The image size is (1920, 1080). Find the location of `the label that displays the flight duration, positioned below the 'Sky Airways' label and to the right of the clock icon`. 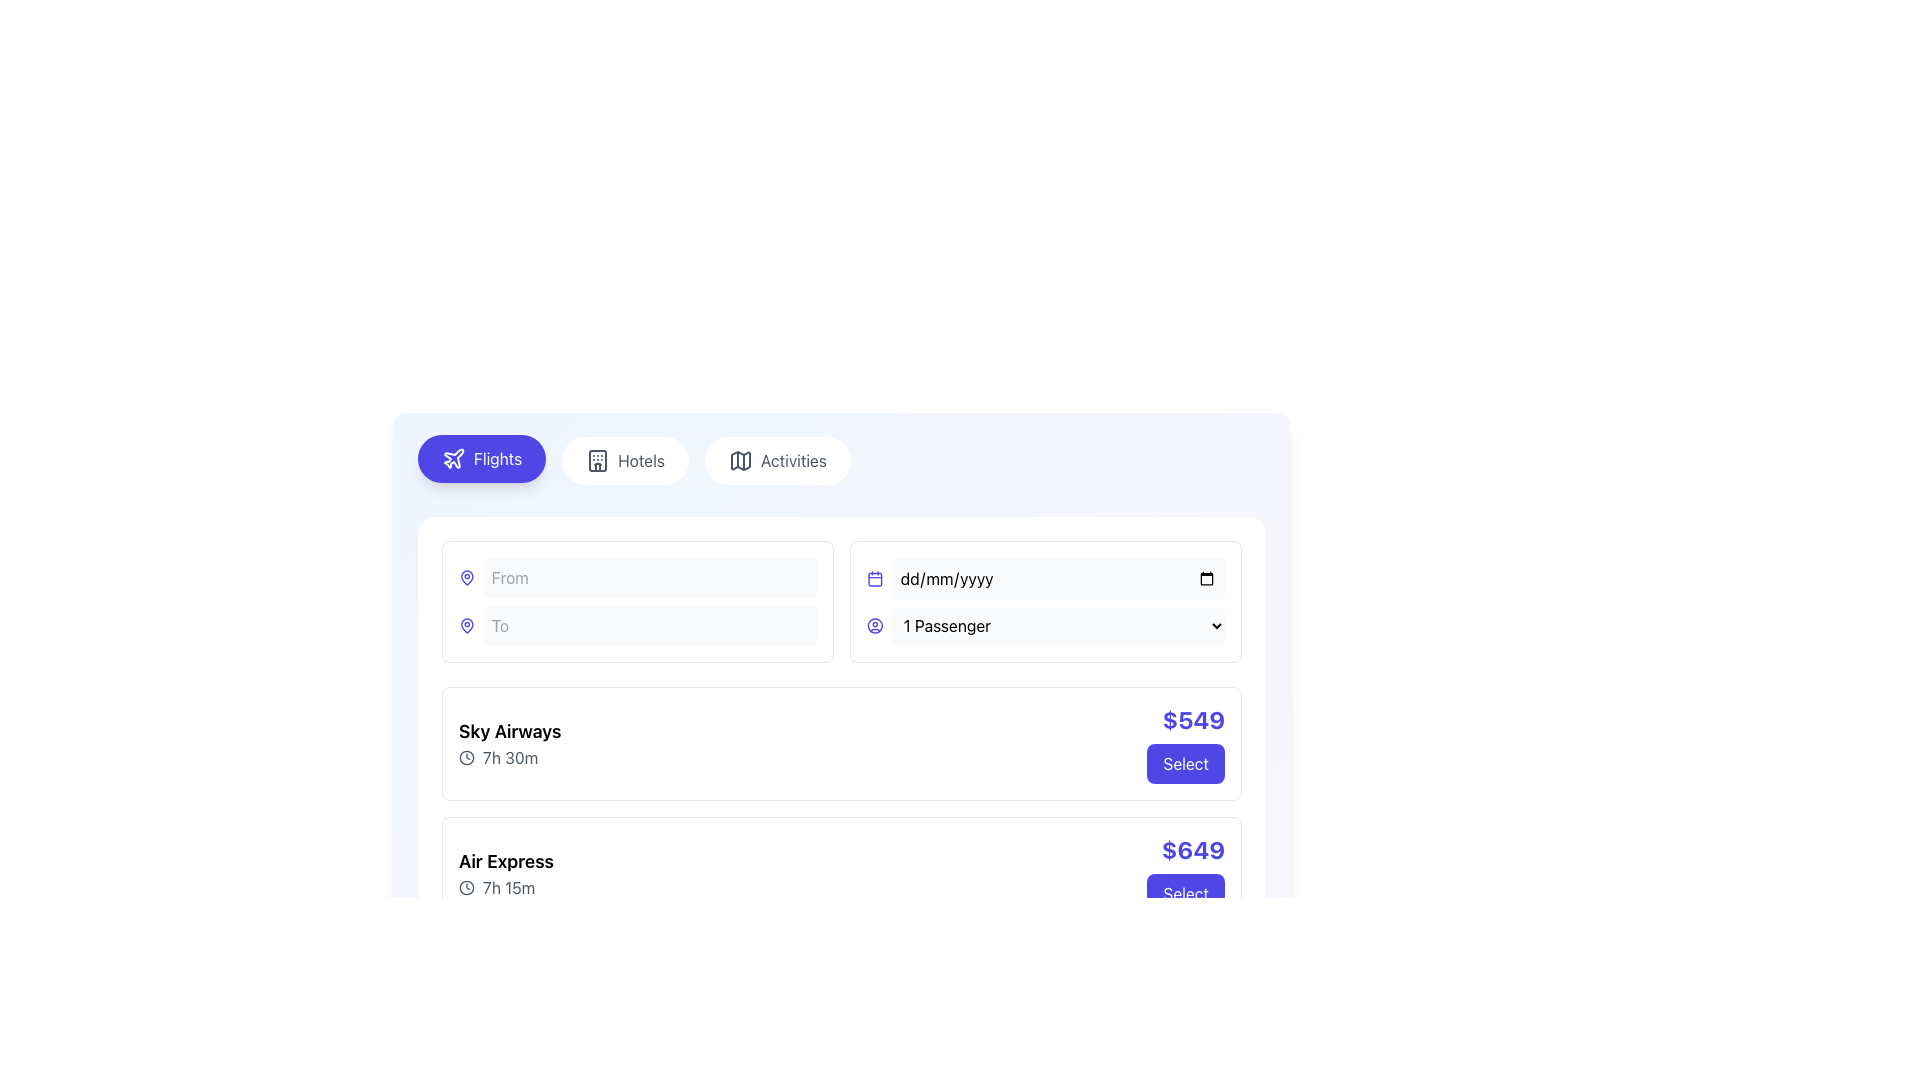

the label that displays the flight duration, positioned below the 'Sky Airways' label and to the right of the clock icon is located at coordinates (510, 758).